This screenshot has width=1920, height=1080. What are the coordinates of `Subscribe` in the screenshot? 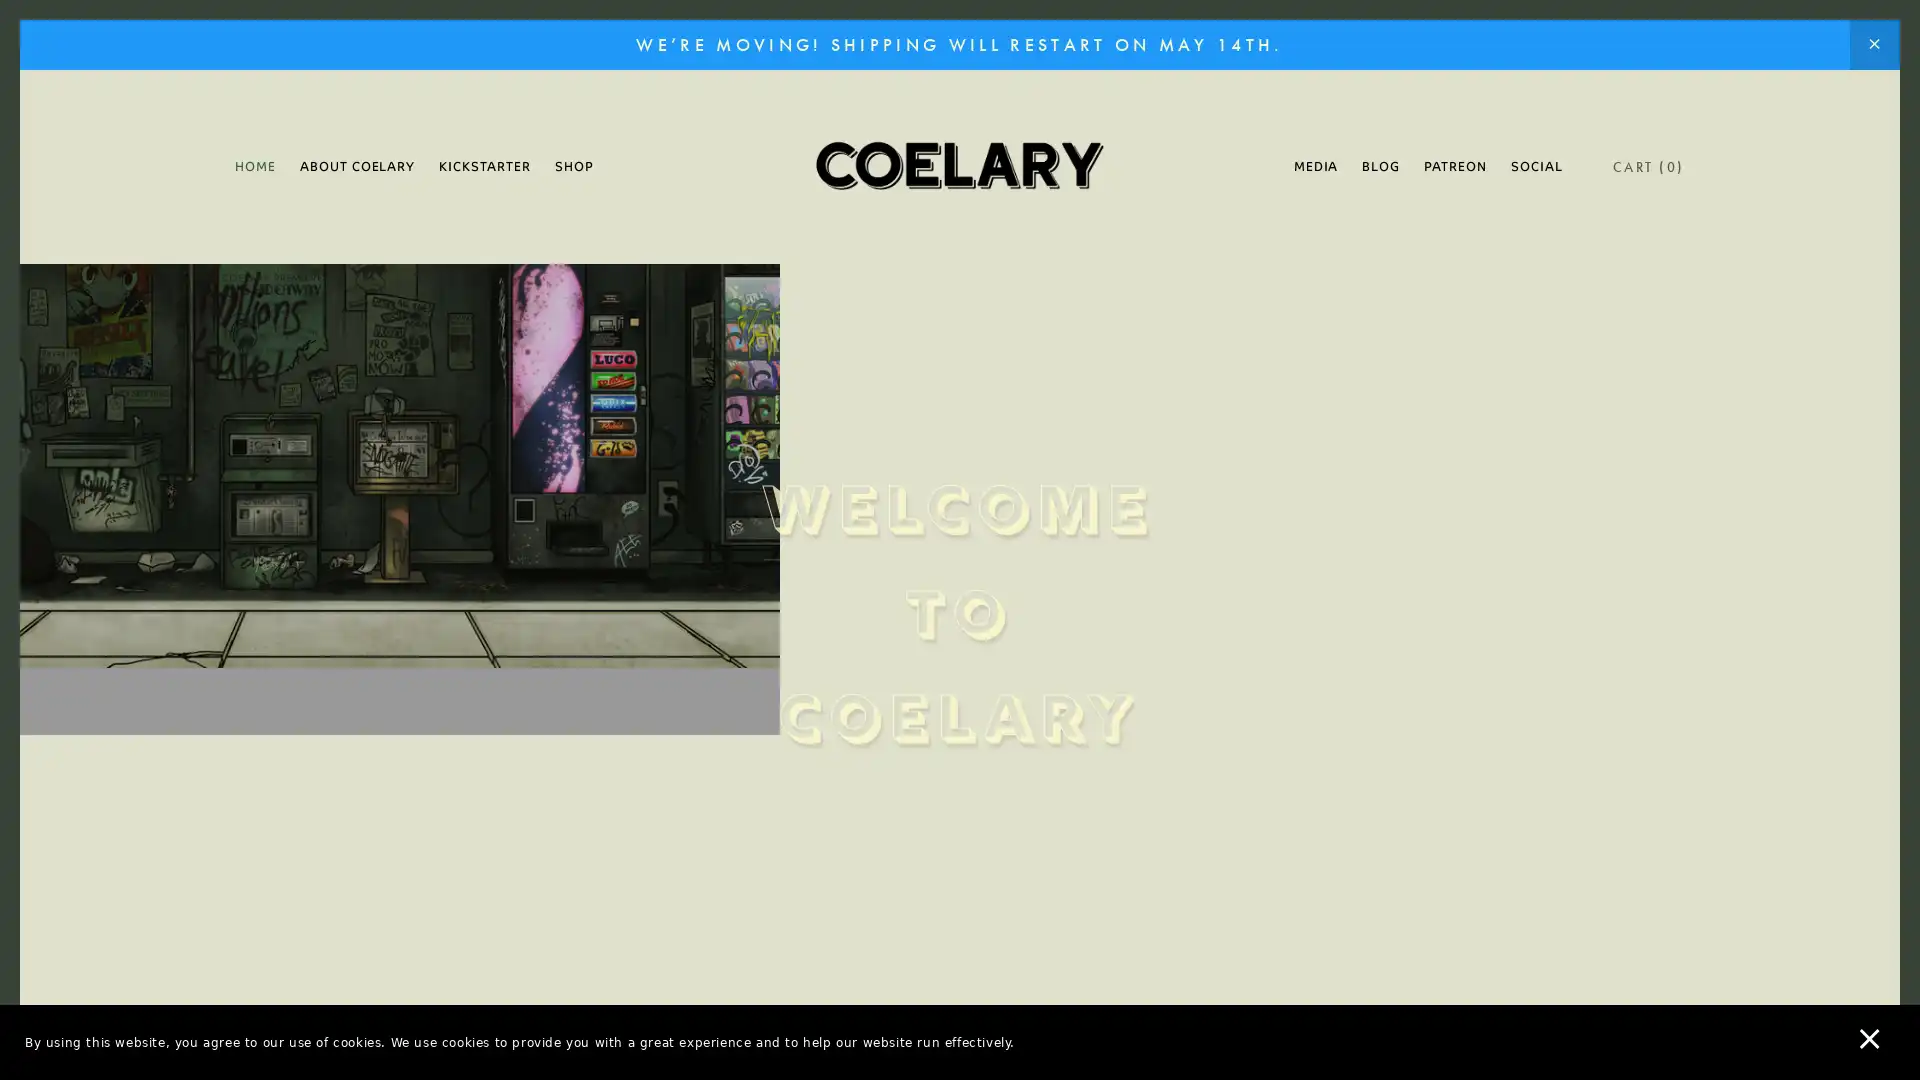 It's located at (1147, 694).